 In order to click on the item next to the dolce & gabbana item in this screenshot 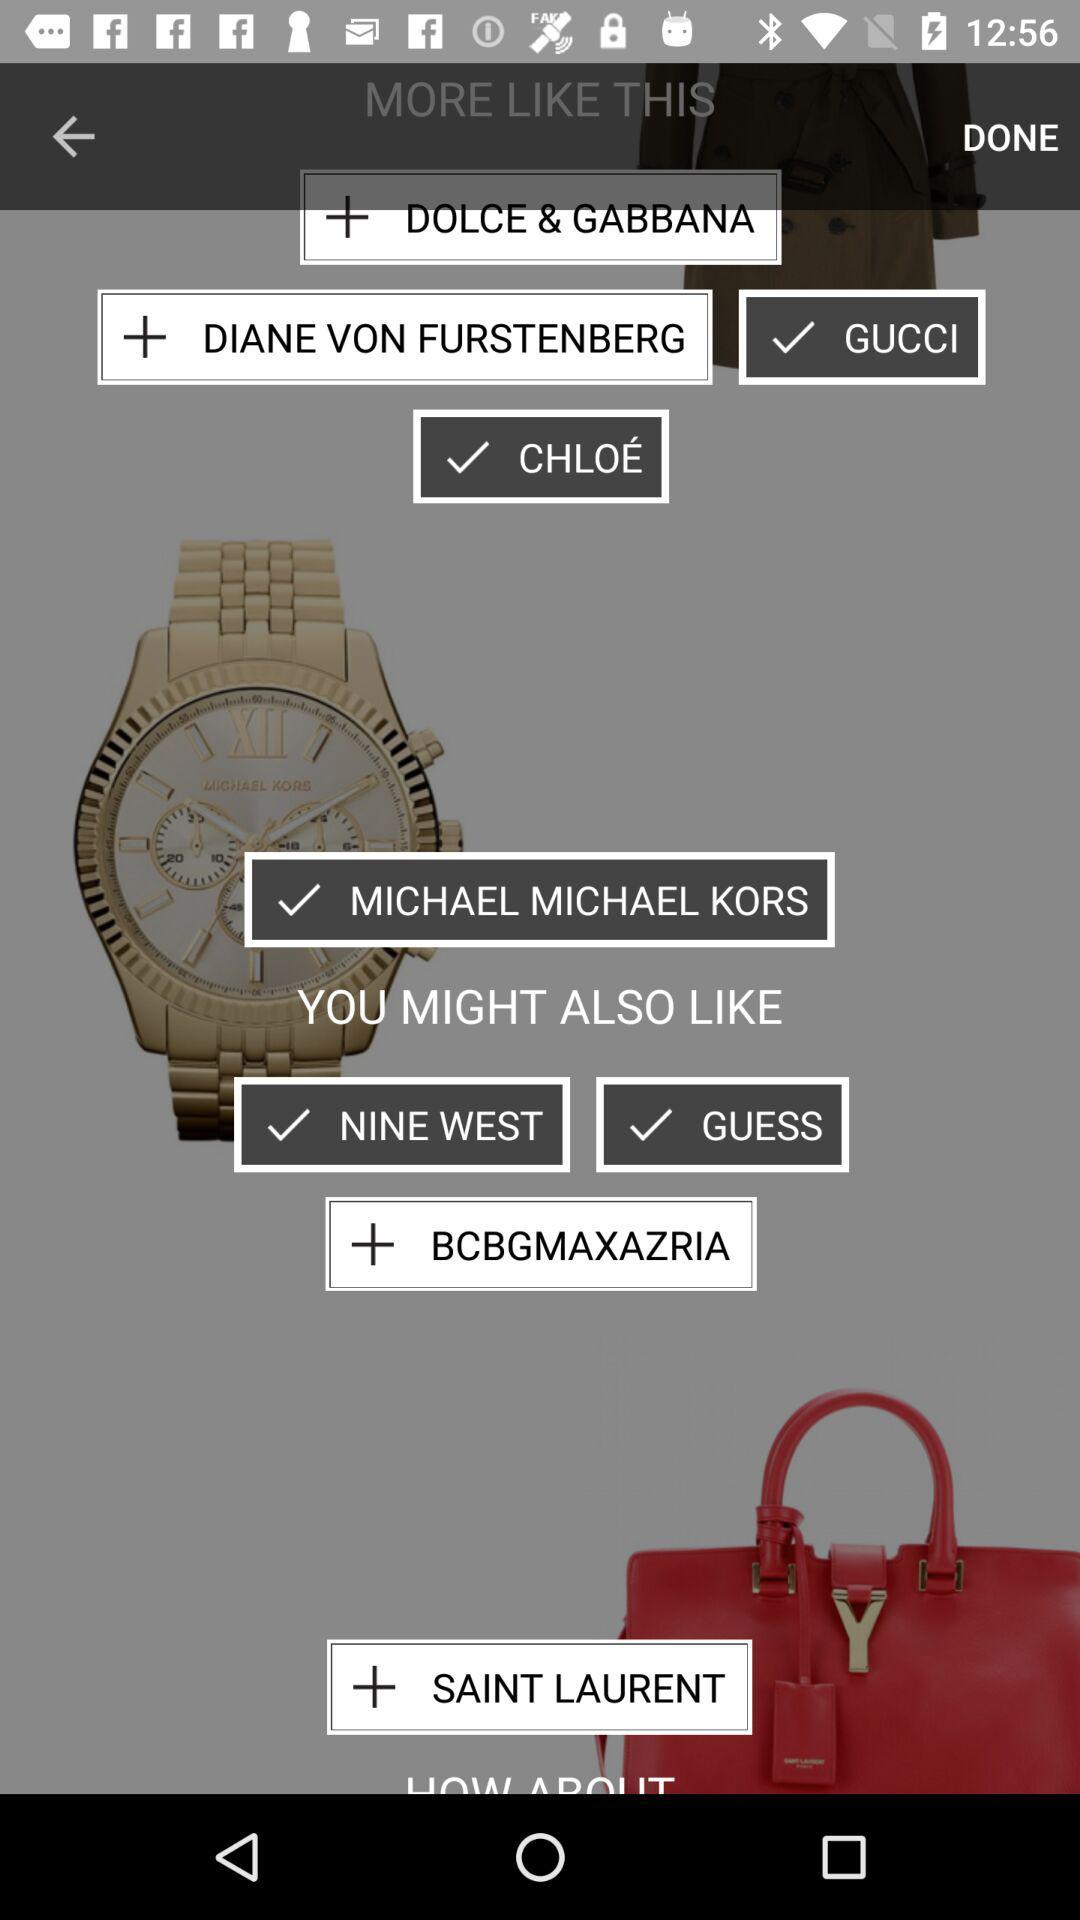, I will do `click(72, 135)`.